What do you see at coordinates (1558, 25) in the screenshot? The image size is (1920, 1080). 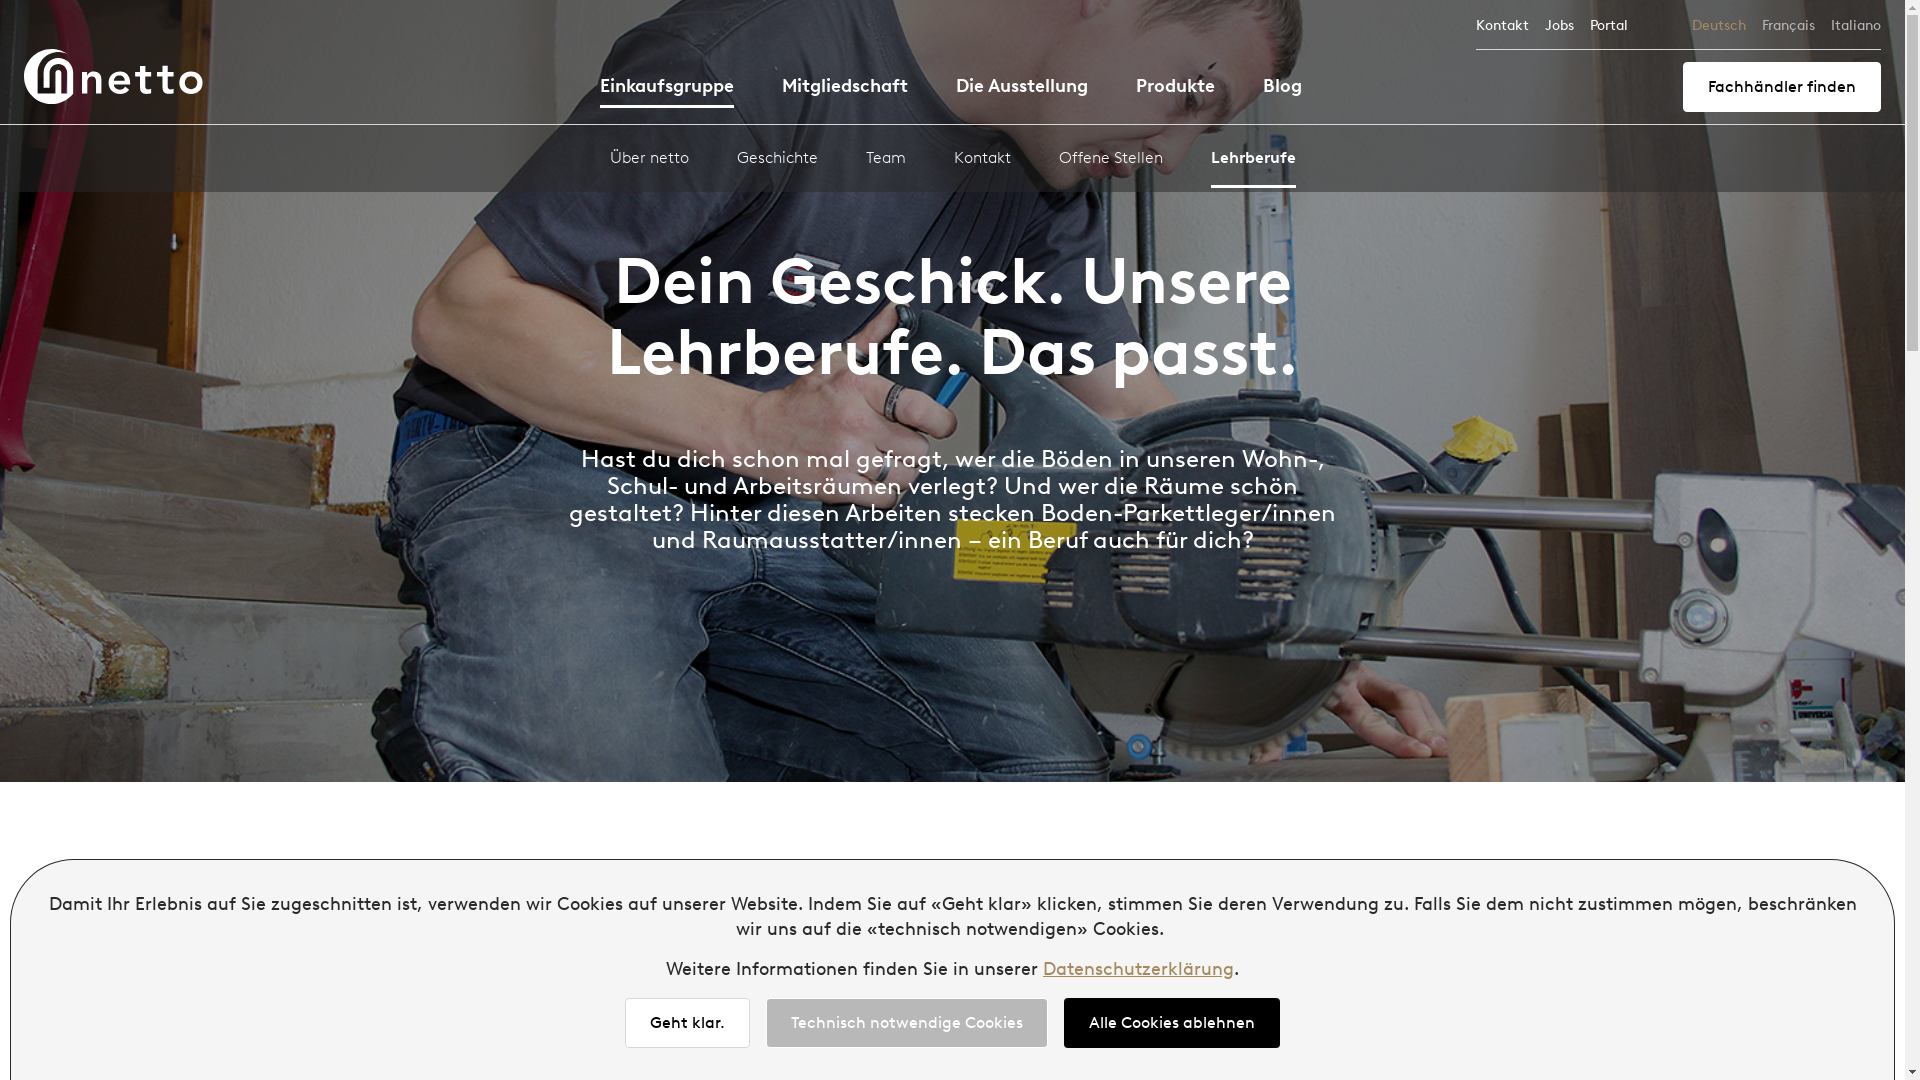 I see `'Jobs'` at bounding box center [1558, 25].